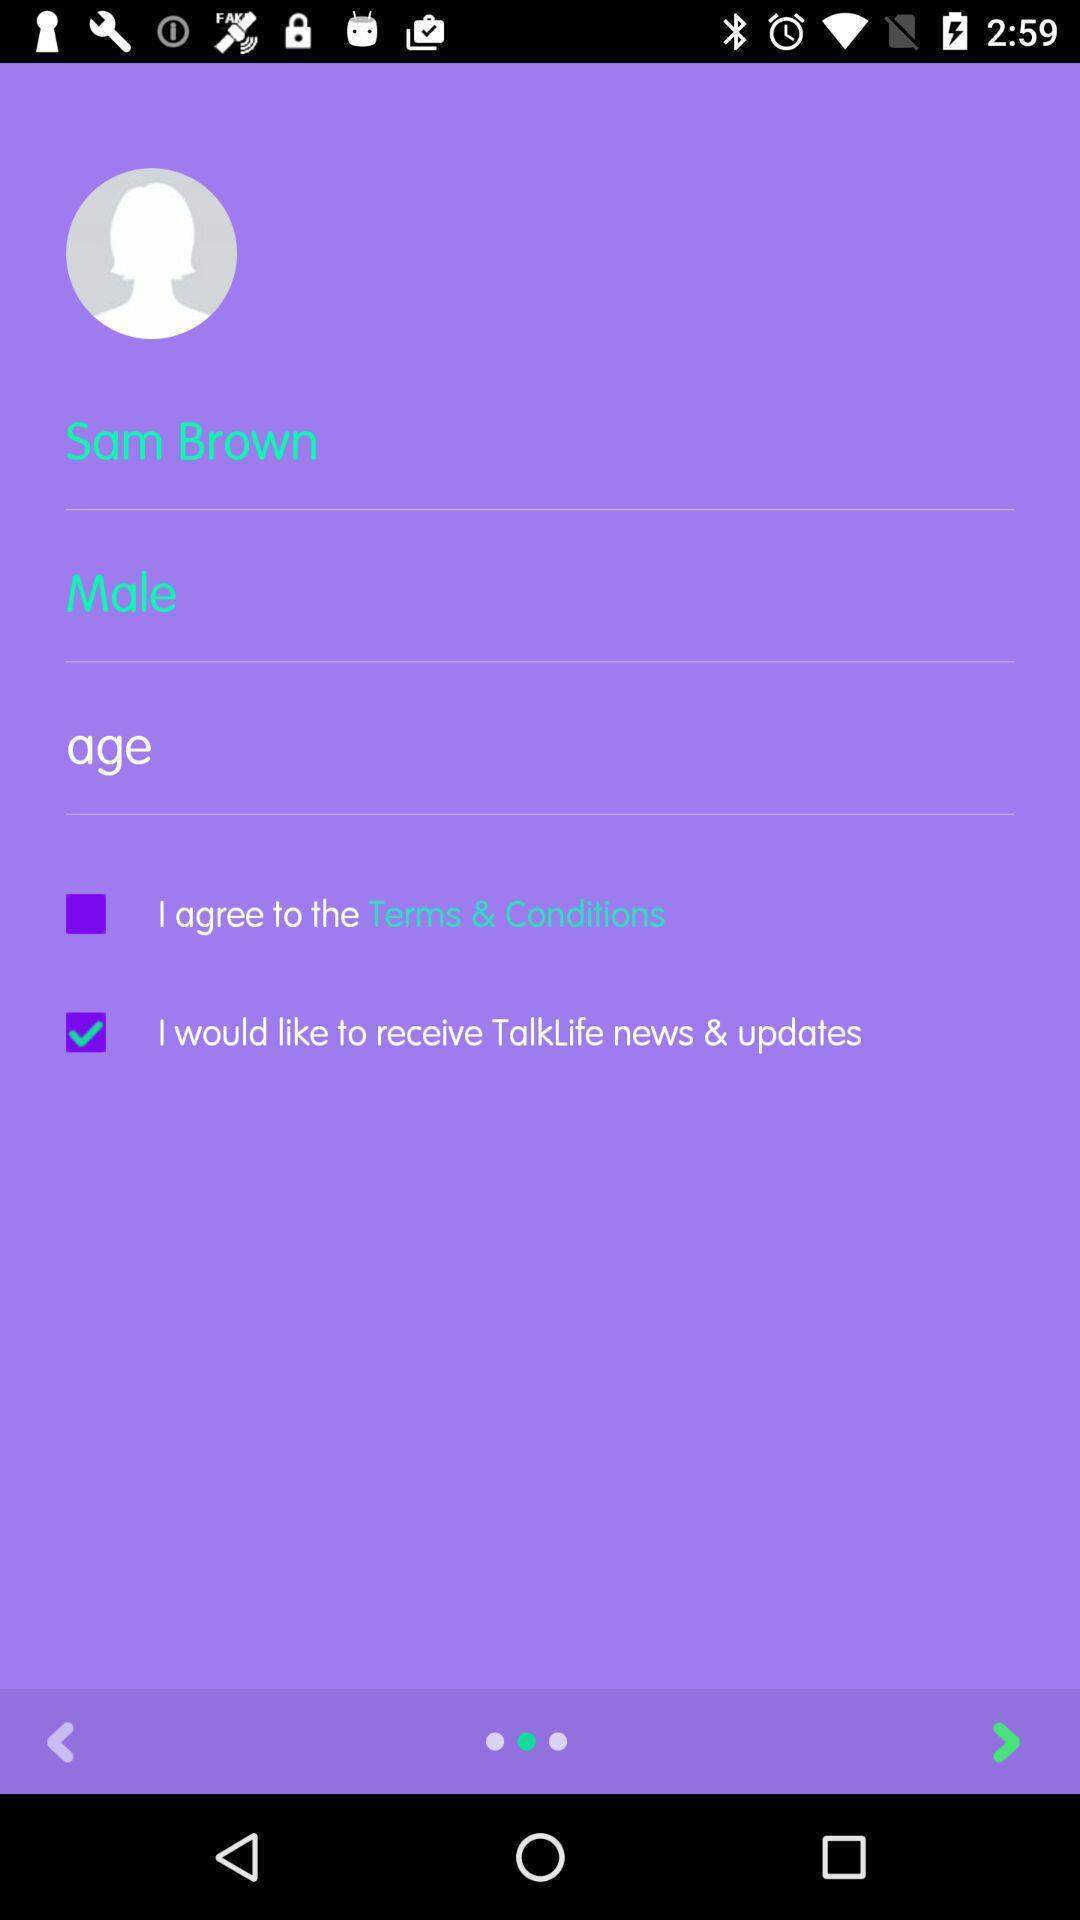 This screenshot has width=1080, height=1920. Describe the element at coordinates (150, 252) in the screenshot. I see `profile image icon` at that location.